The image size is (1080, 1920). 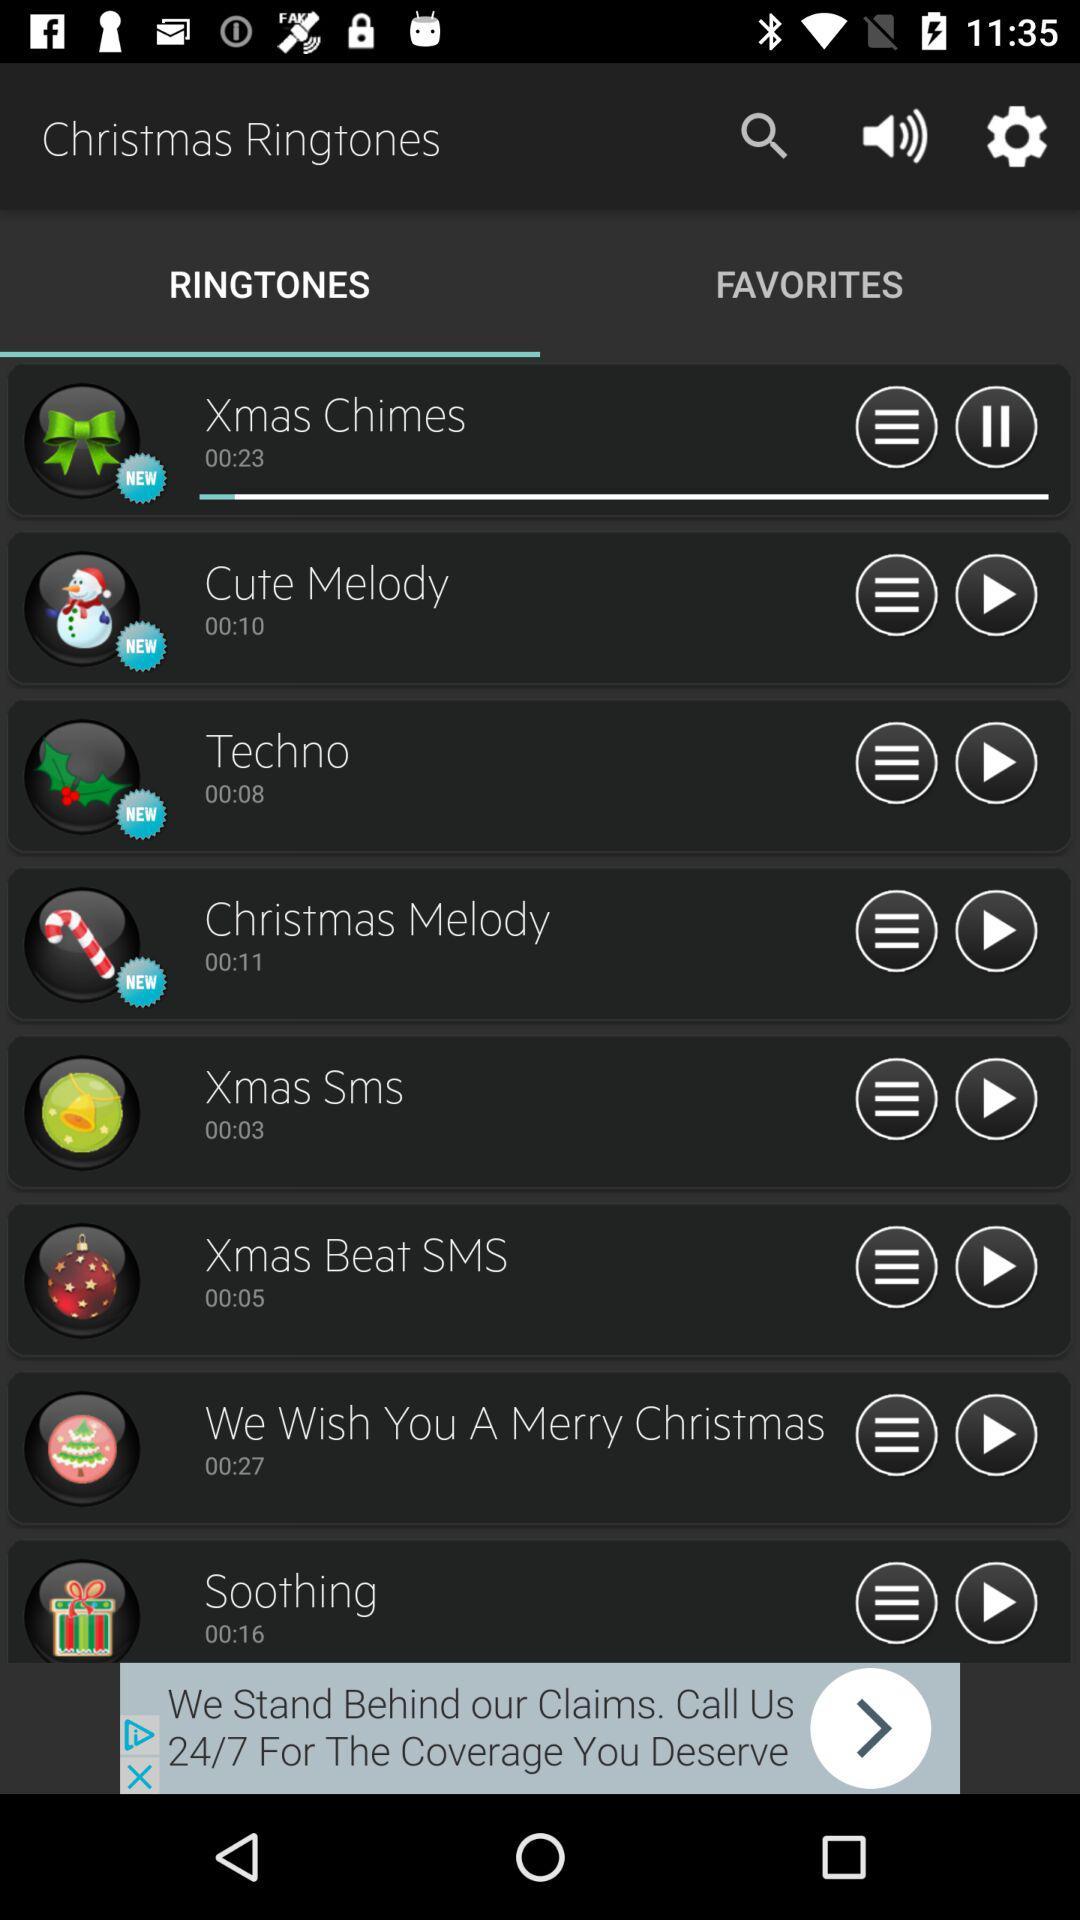 What do you see at coordinates (995, 1267) in the screenshot?
I see `to play a particular tune` at bounding box center [995, 1267].